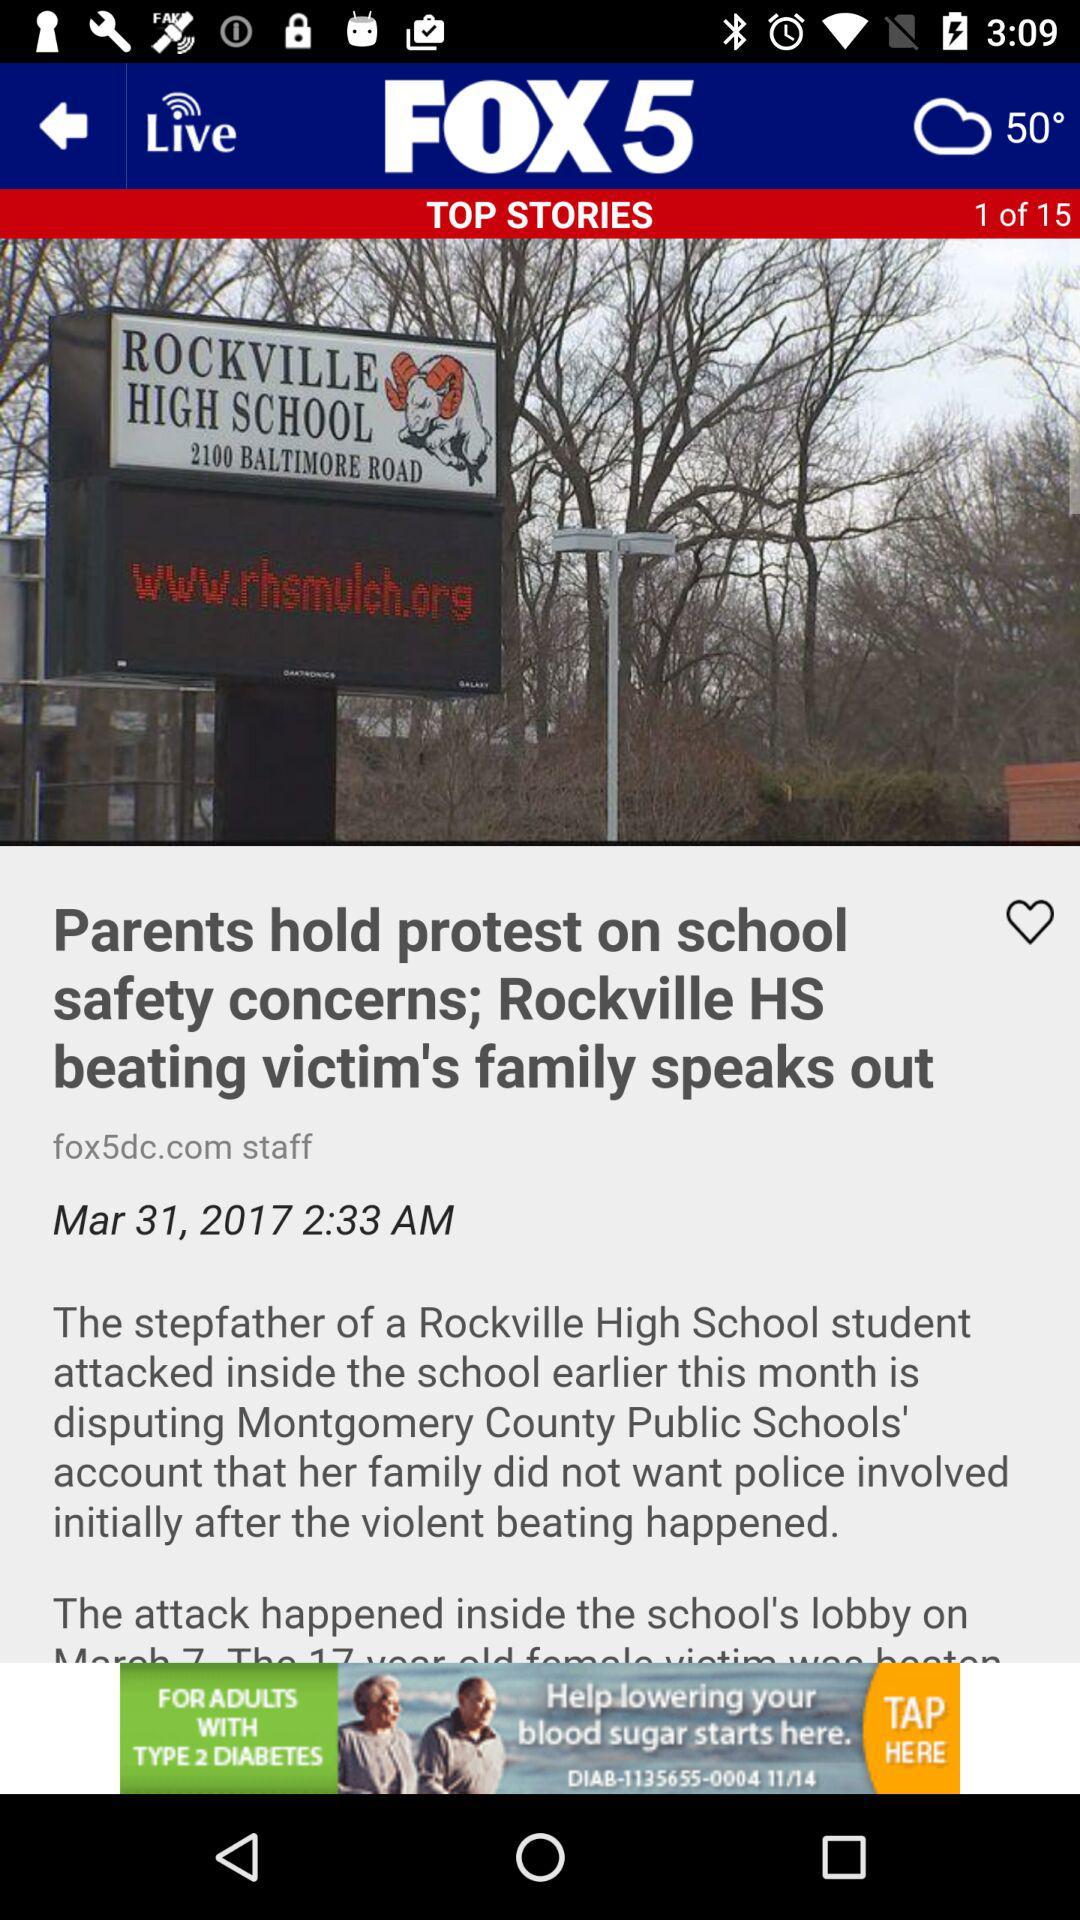  Describe the element at coordinates (540, 124) in the screenshot. I see `title image` at that location.